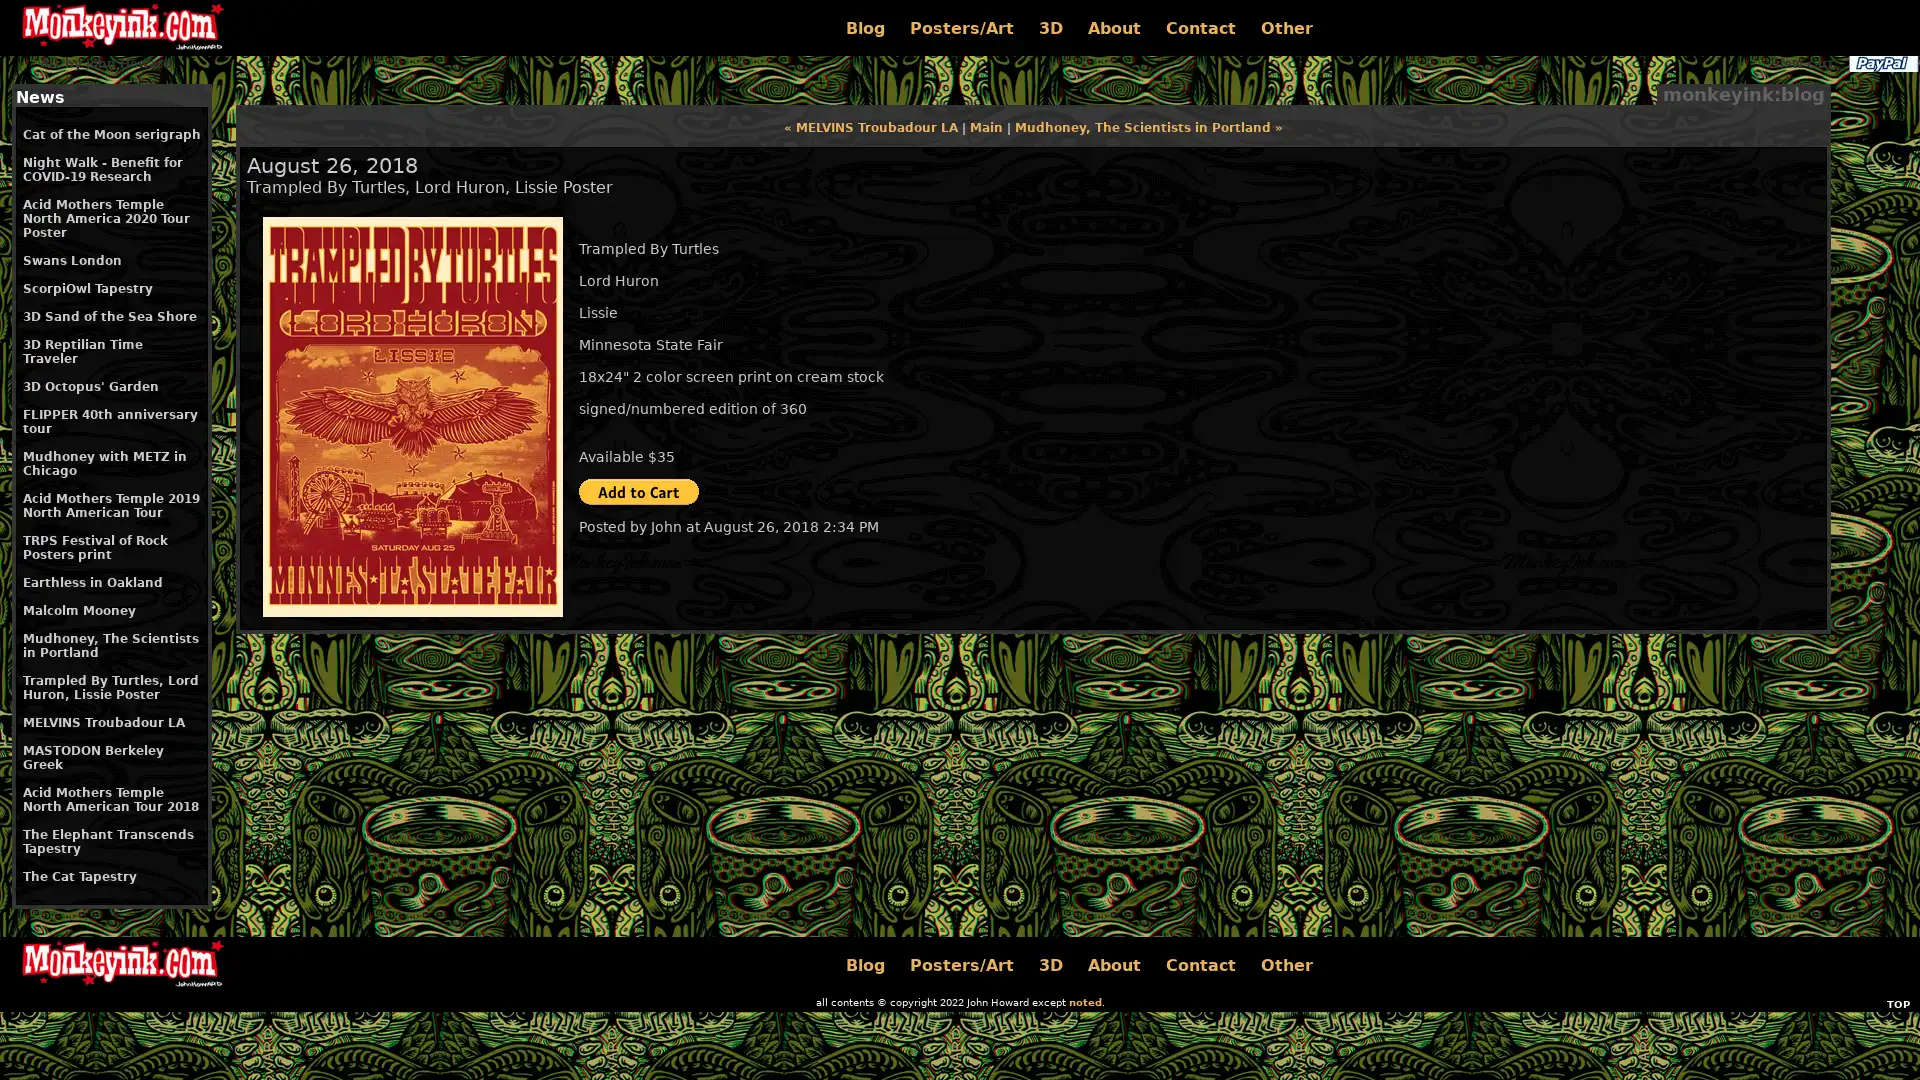 This screenshot has height=1080, width=1920. I want to click on PayPal, so click(1881, 63).